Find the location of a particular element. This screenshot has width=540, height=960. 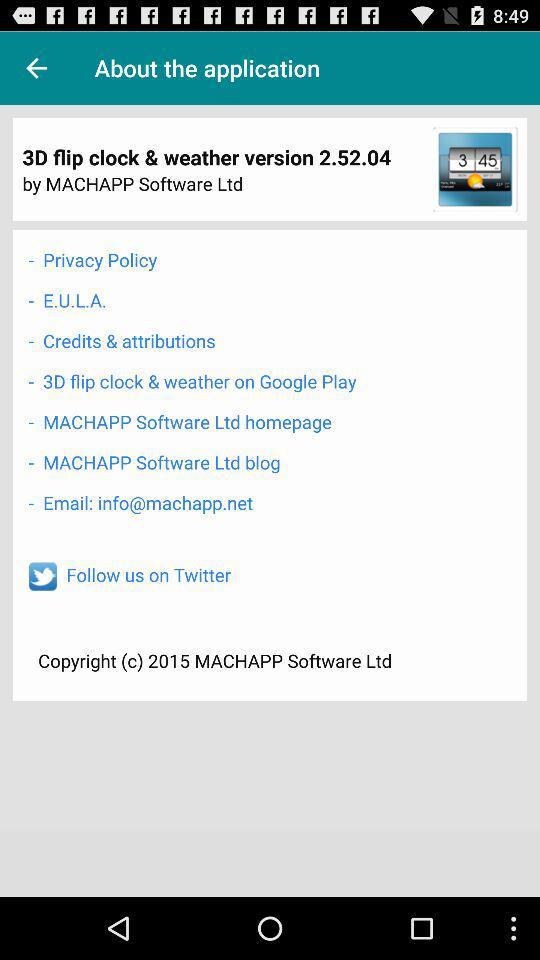

the item below by machapp software is located at coordinates (91, 258).